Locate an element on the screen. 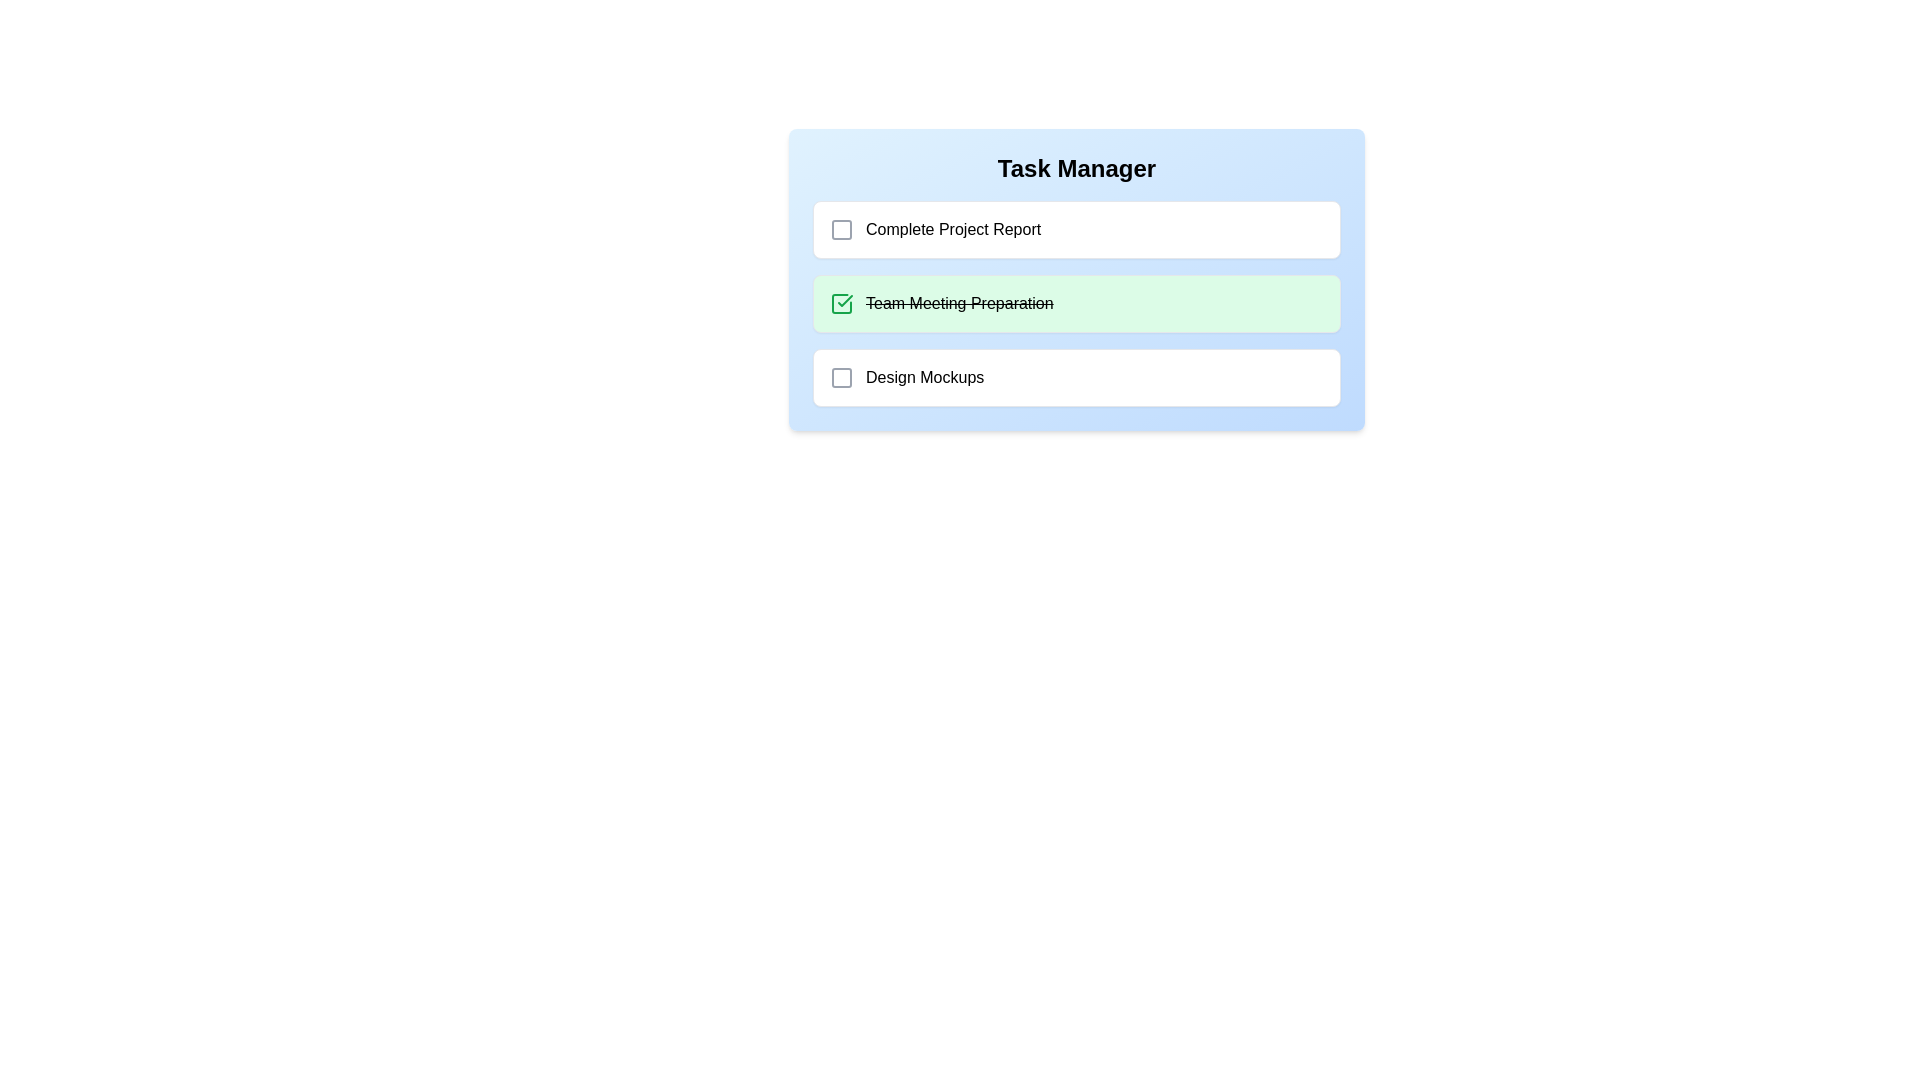  the completed task title text, which is styled with a strikethrough to indicate it has been completed, in order is located at coordinates (958, 304).